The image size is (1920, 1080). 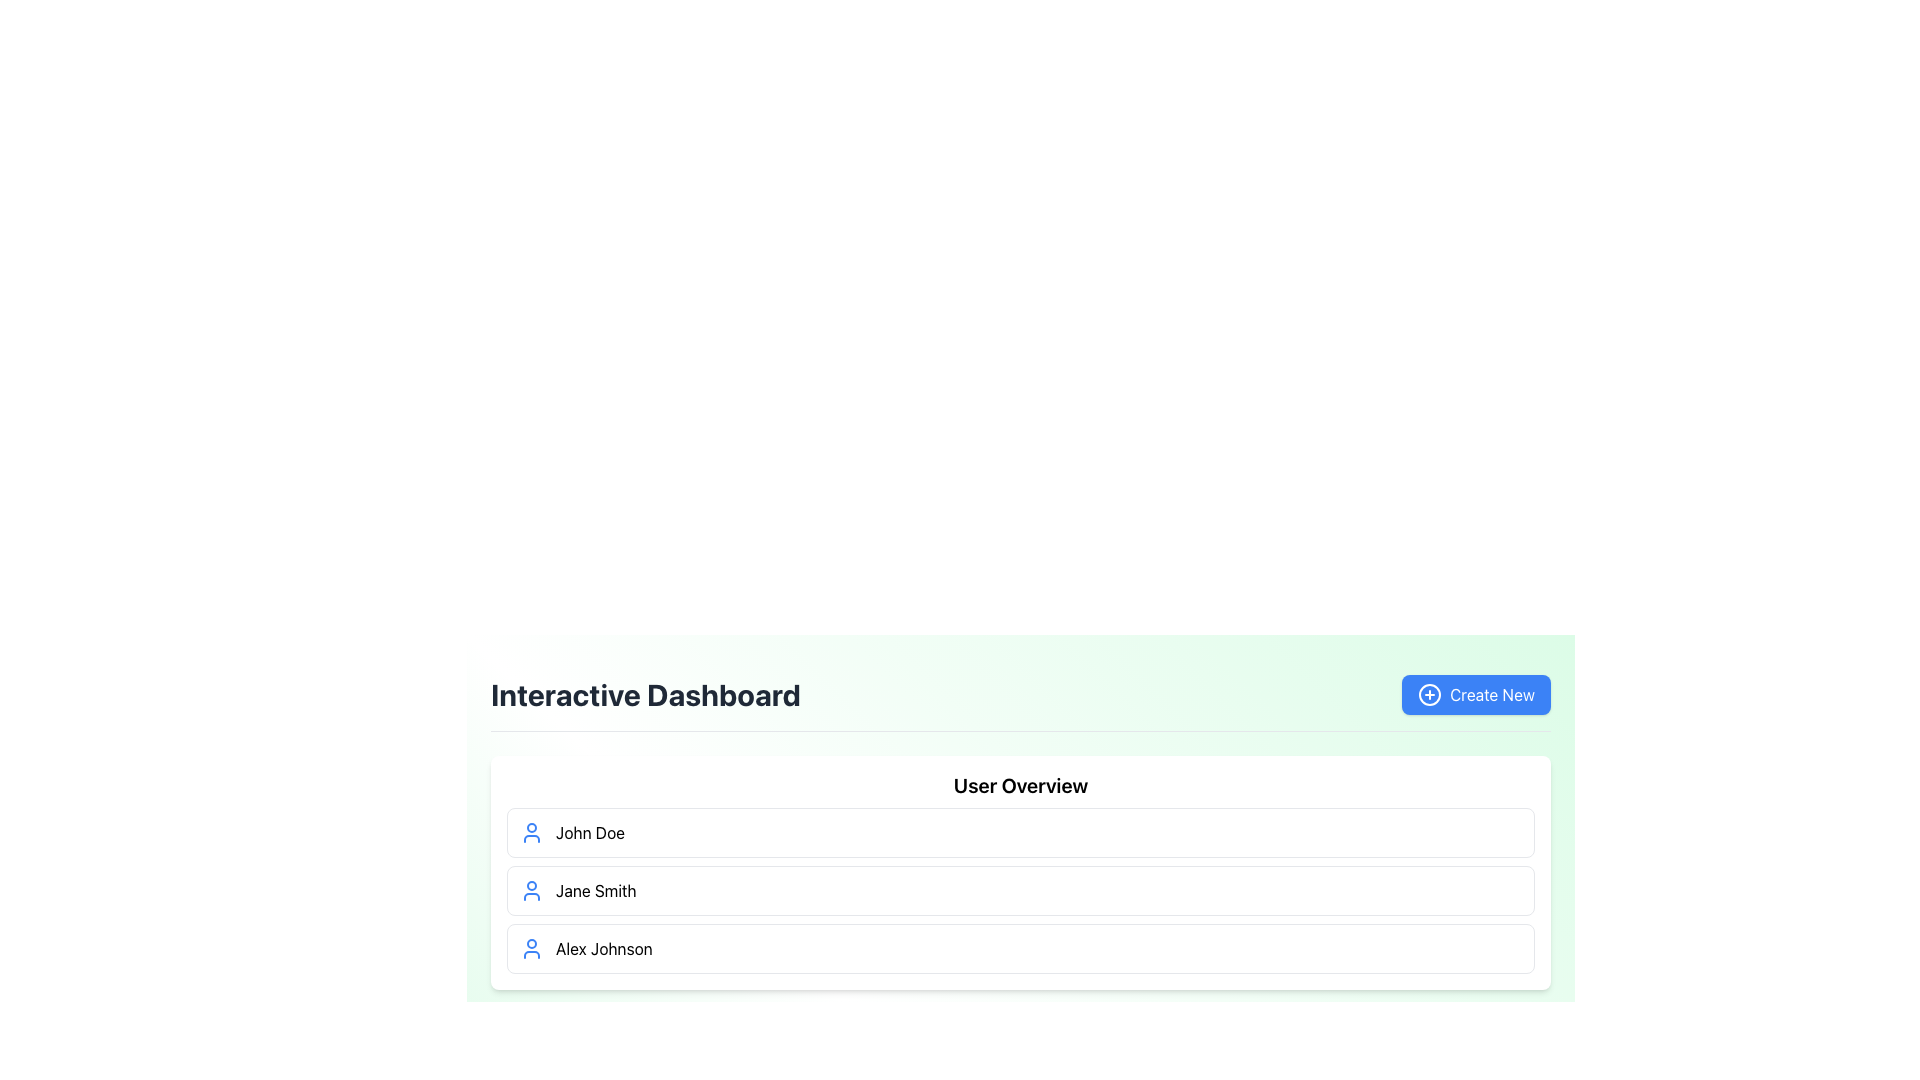 What do you see at coordinates (1476, 693) in the screenshot?
I see `the 'Create New' button located in the top-right corner of the 'Interactive Dashboard' section` at bounding box center [1476, 693].